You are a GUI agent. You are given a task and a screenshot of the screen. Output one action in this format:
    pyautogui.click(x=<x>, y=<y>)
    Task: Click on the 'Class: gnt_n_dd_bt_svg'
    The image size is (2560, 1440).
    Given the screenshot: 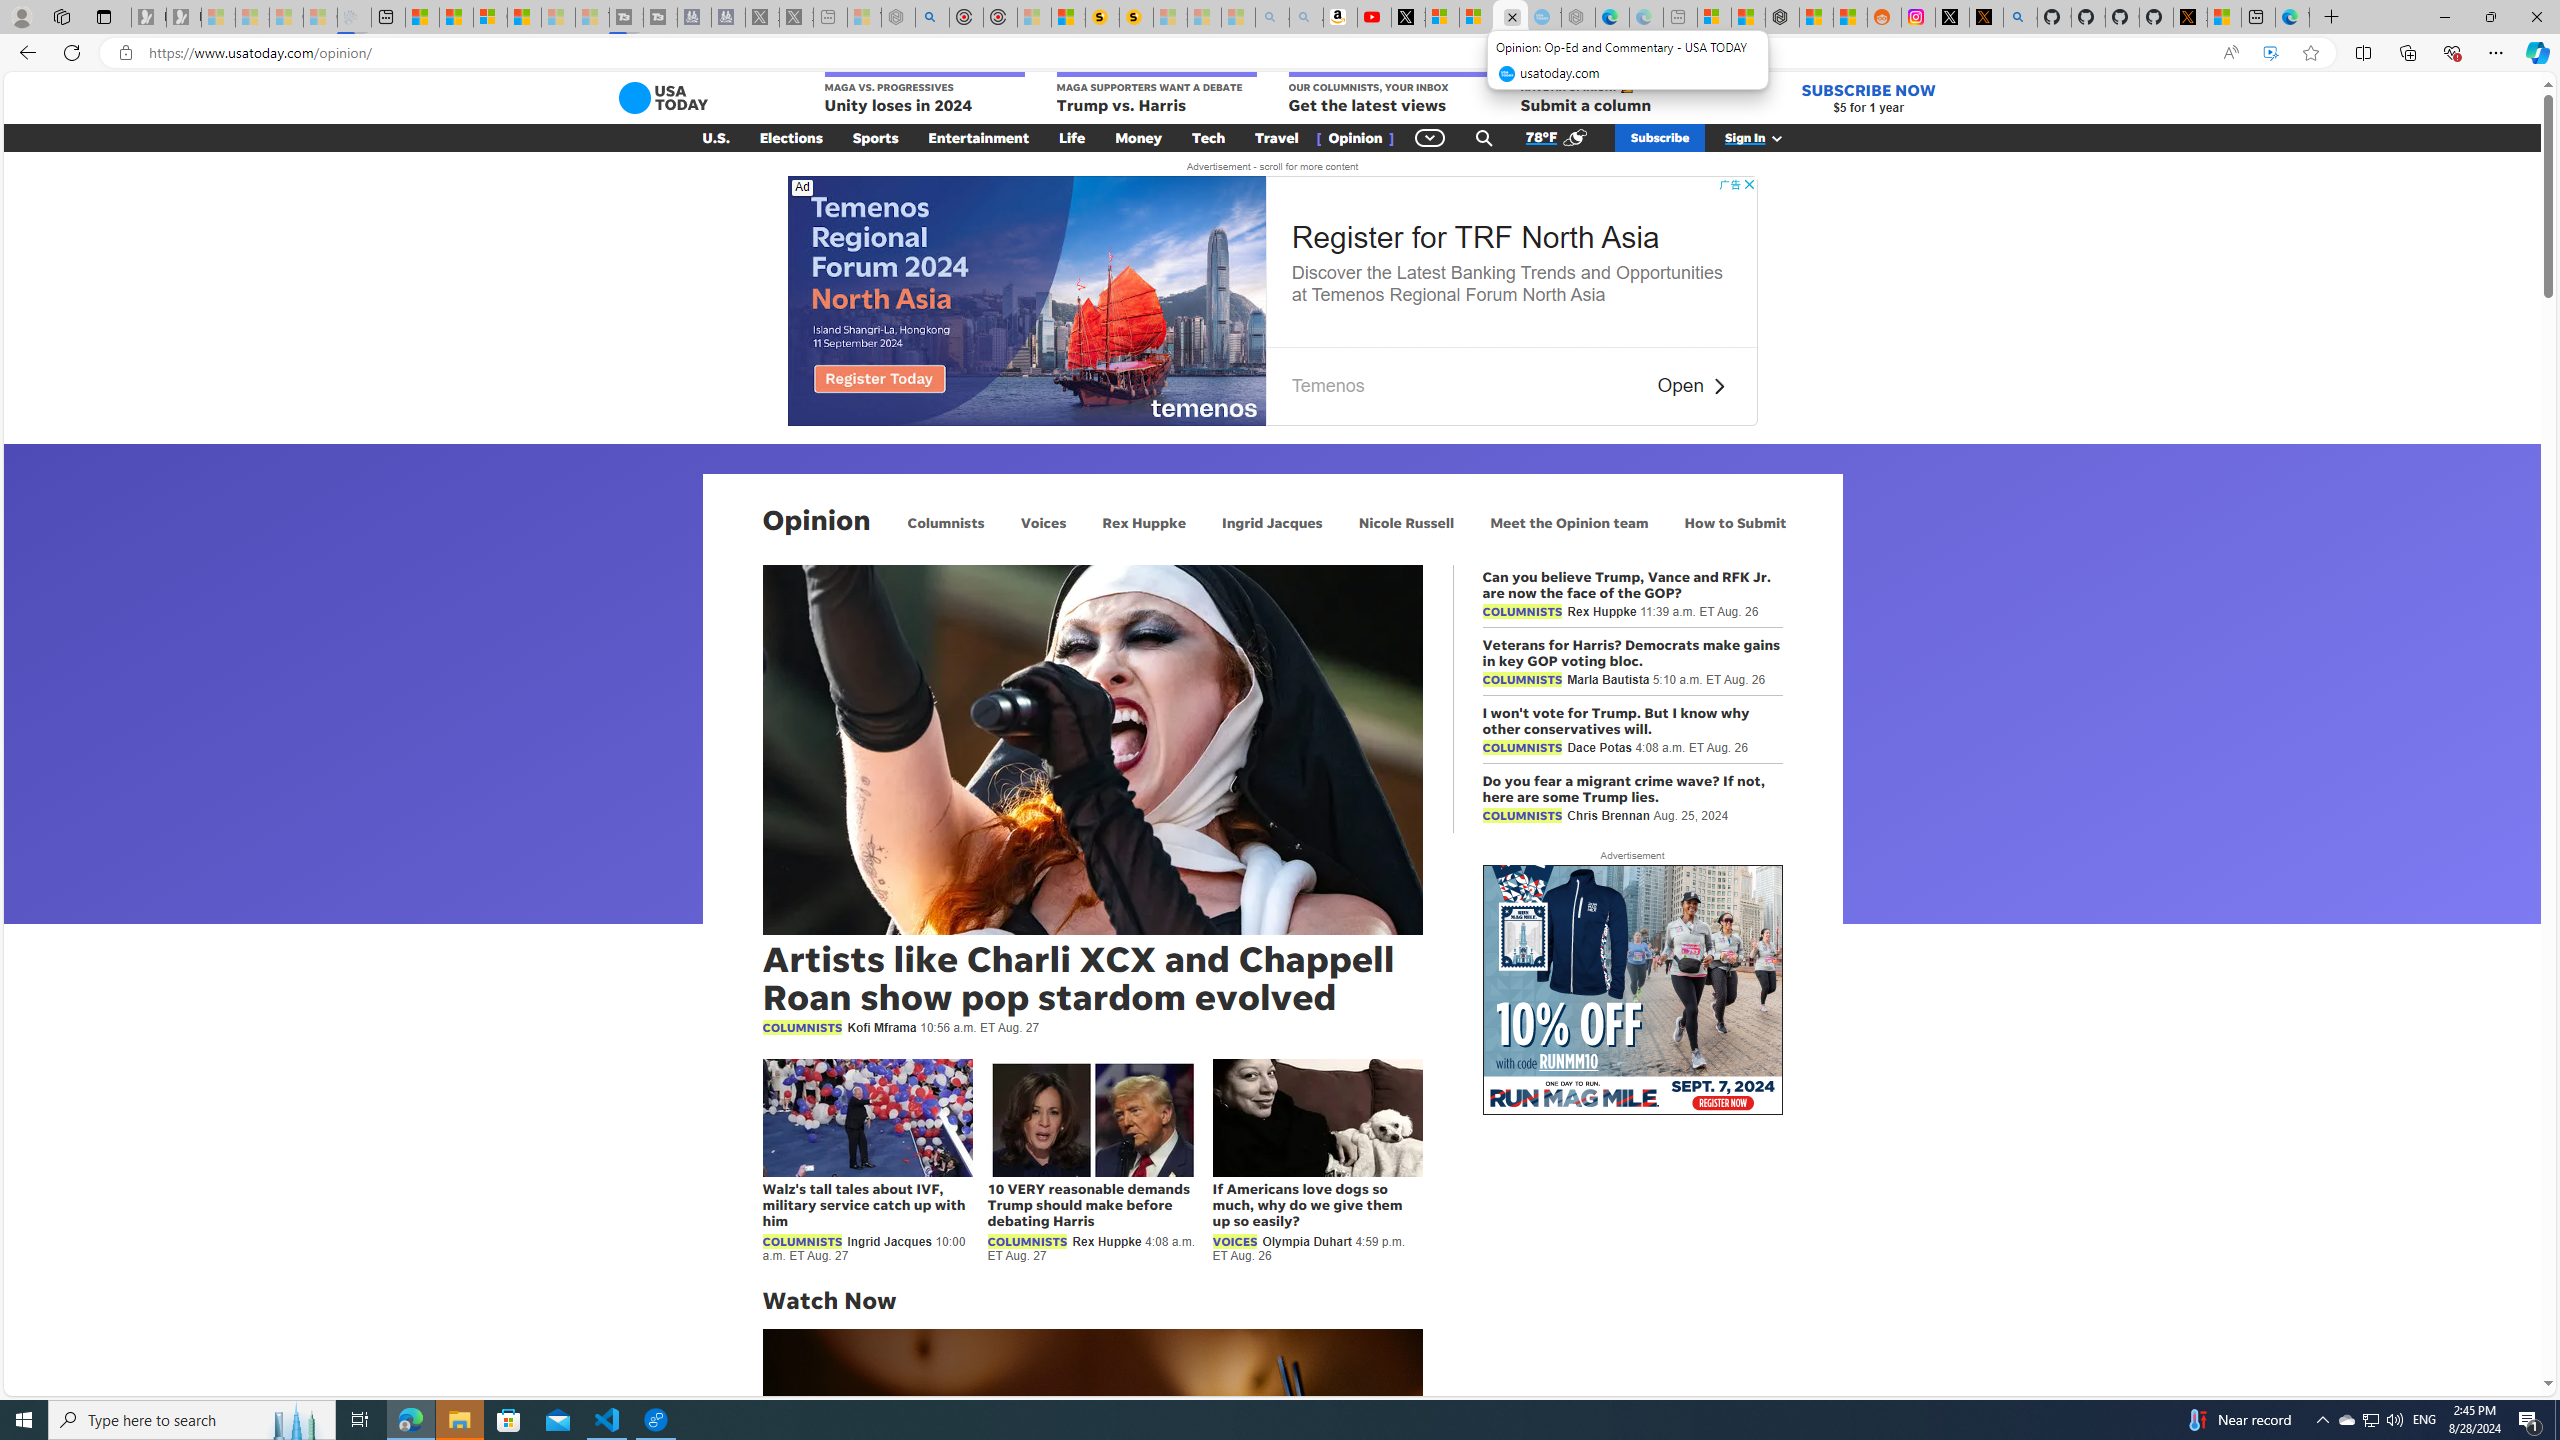 What is the action you would take?
    pyautogui.click(x=1430, y=137)
    